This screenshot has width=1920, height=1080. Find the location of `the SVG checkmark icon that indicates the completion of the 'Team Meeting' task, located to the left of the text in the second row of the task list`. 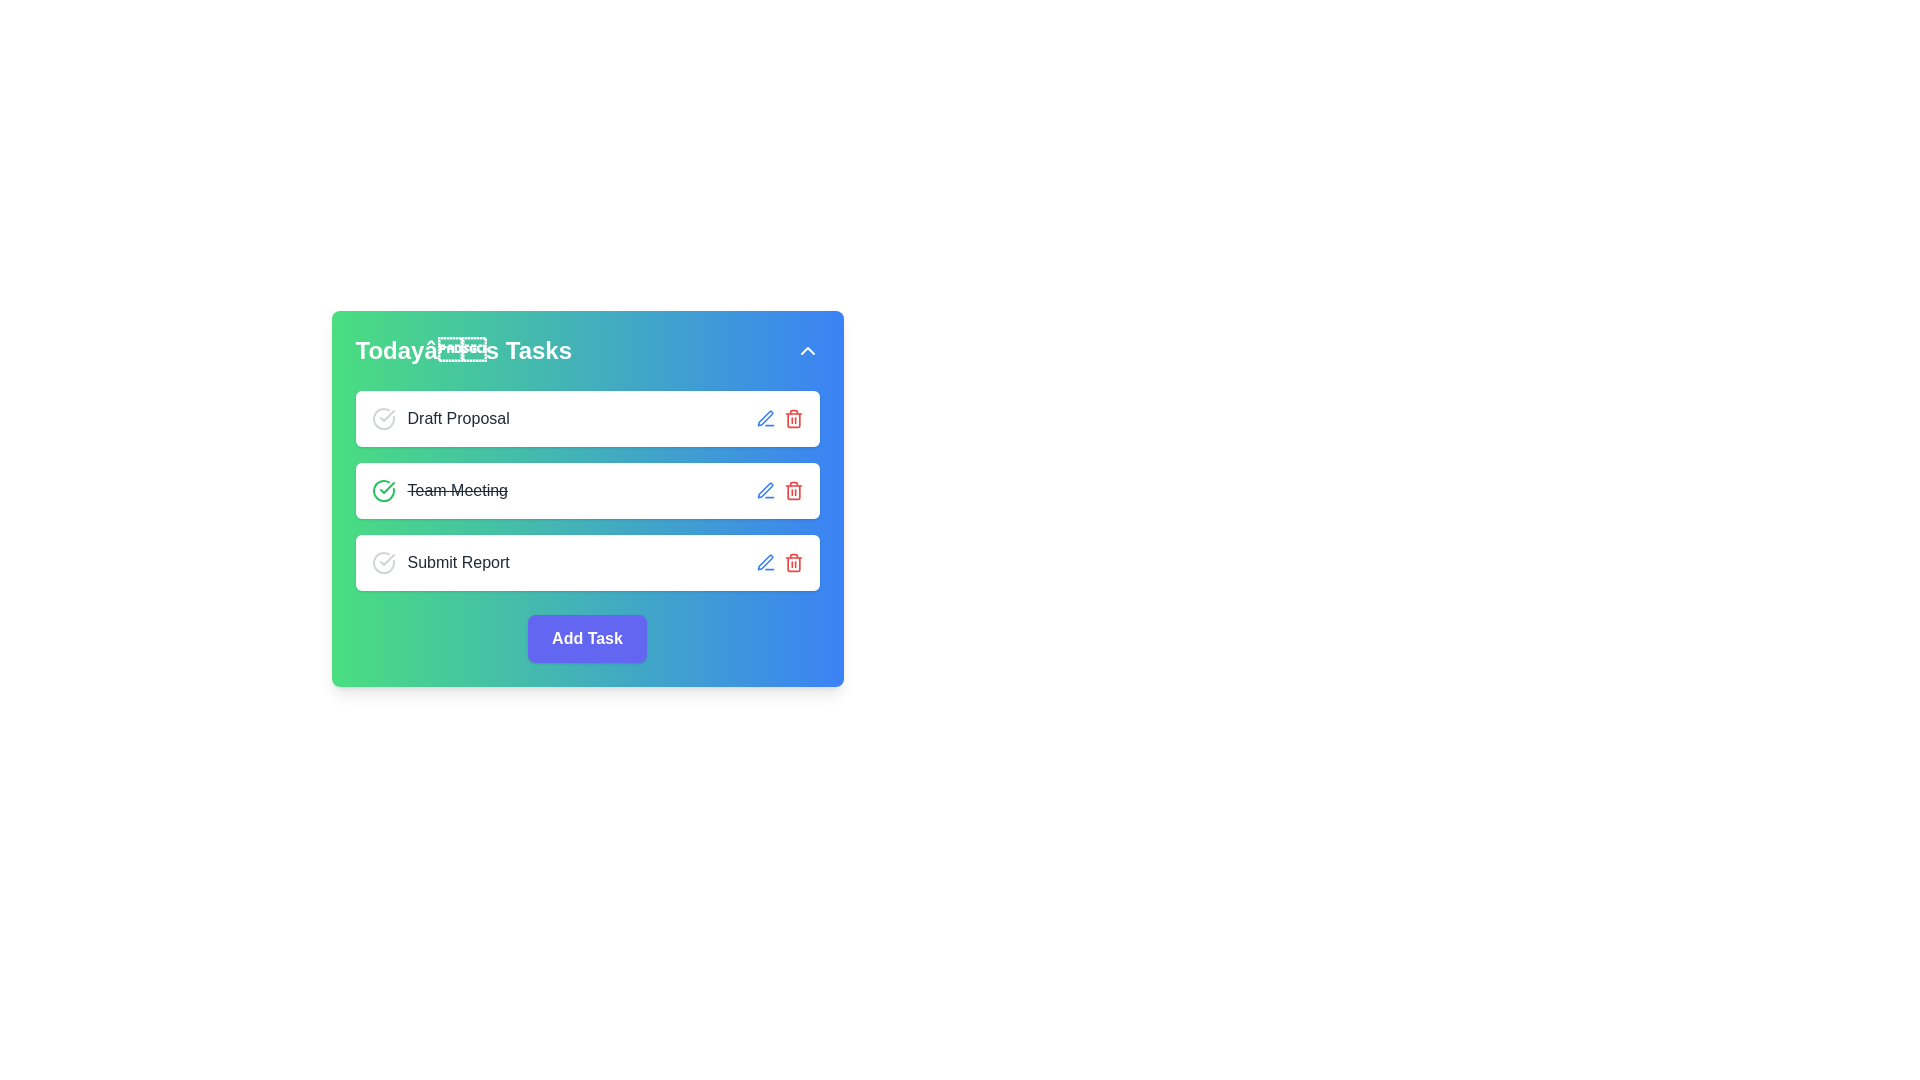

the SVG checkmark icon that indicates the completion of the 'Team Meeting' task, located to the left of the text in the second row of the task list is located at coordinates (387, 488).